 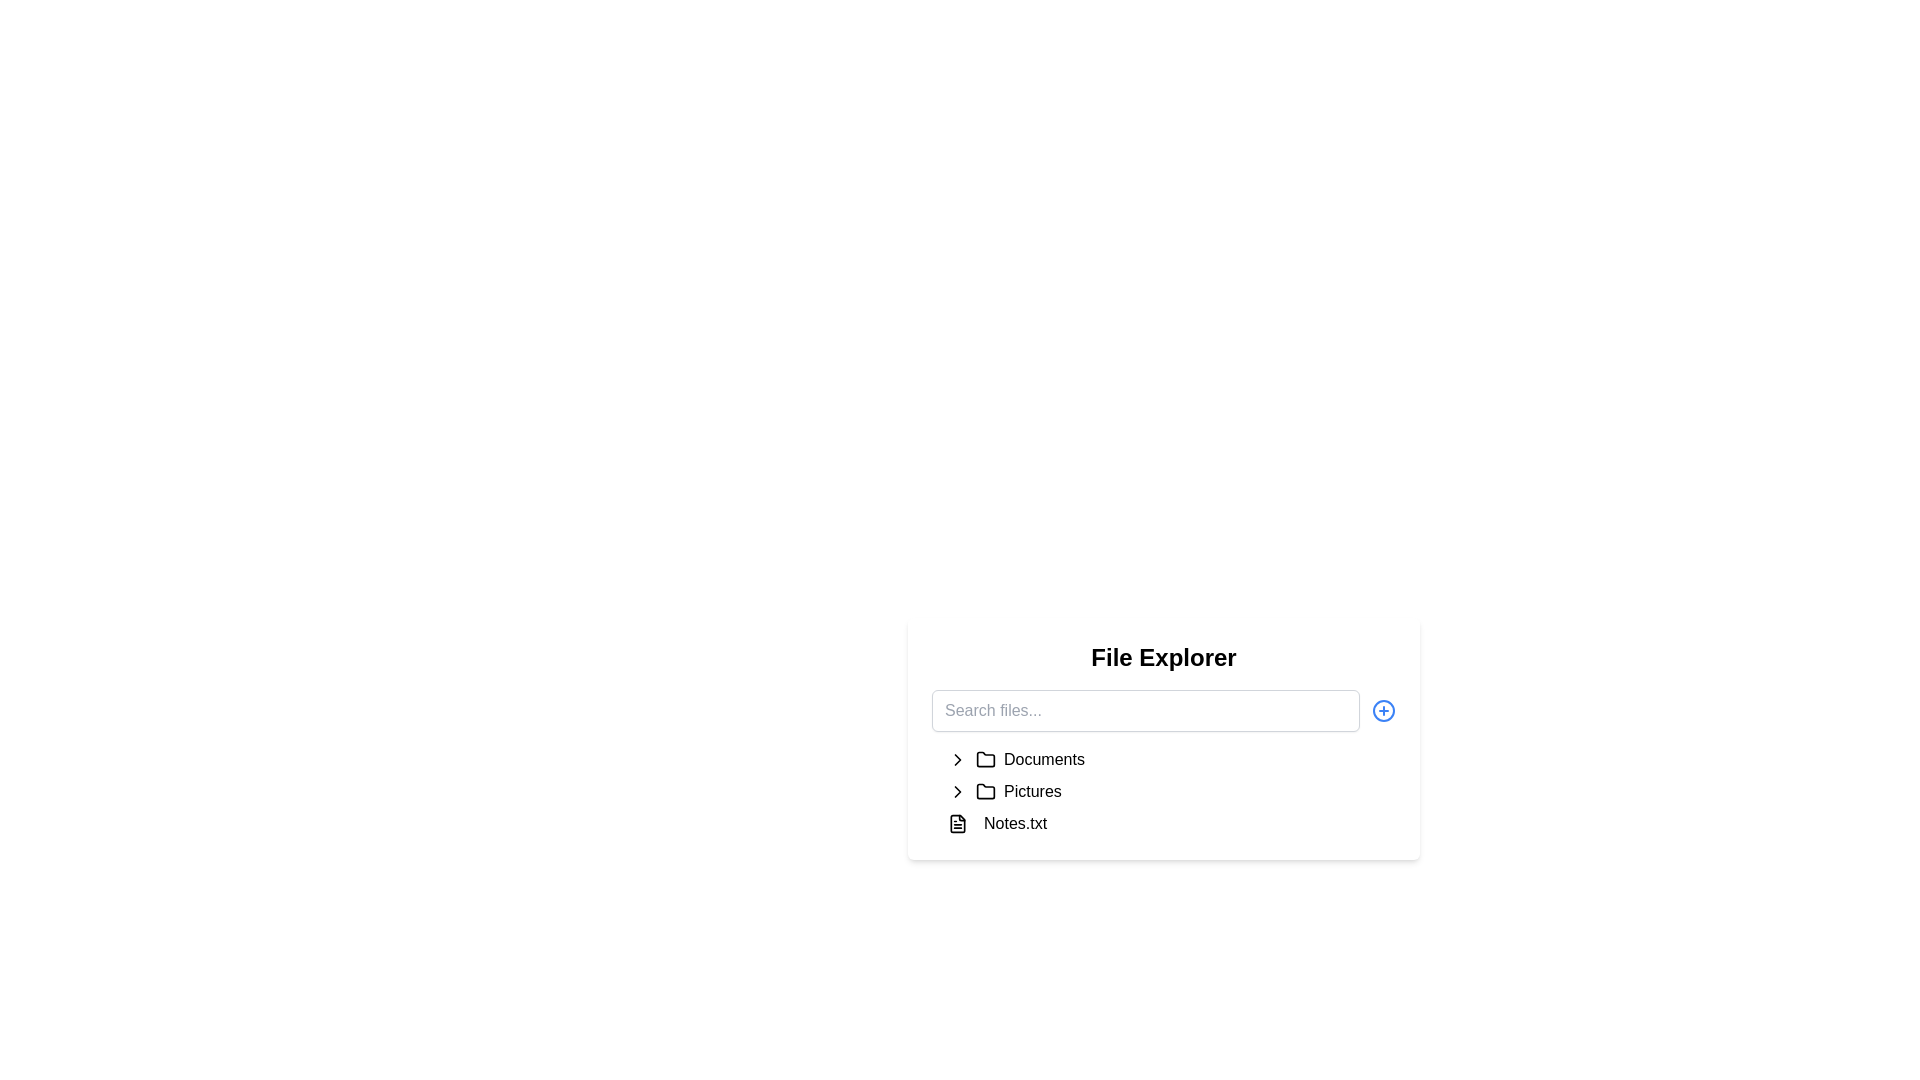 I want to click on the folder icon representing the 'Documents' directory located in the file explorer, positioned immediately to the left of the 'Documents' text, so click(x=985, y=759).